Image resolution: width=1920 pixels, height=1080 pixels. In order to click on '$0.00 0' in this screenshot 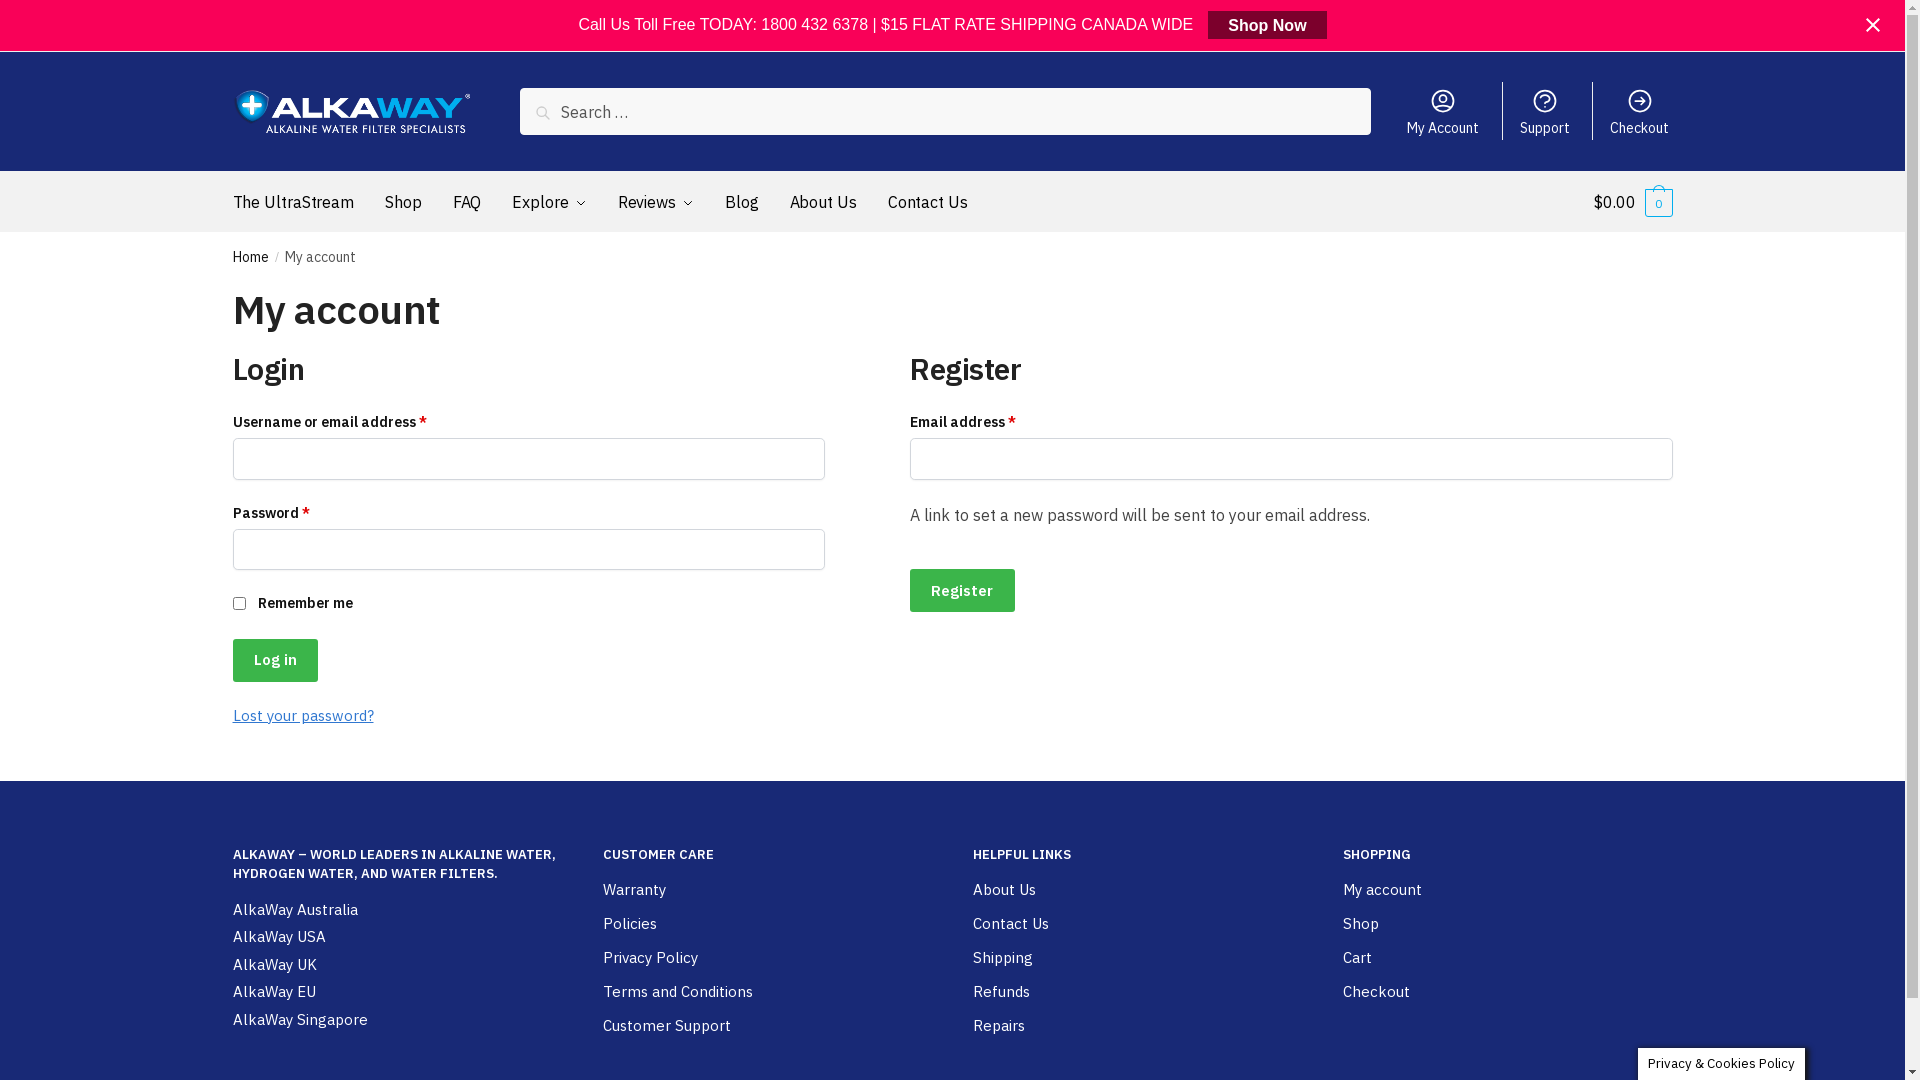, I will do `click(1632, 201)`.